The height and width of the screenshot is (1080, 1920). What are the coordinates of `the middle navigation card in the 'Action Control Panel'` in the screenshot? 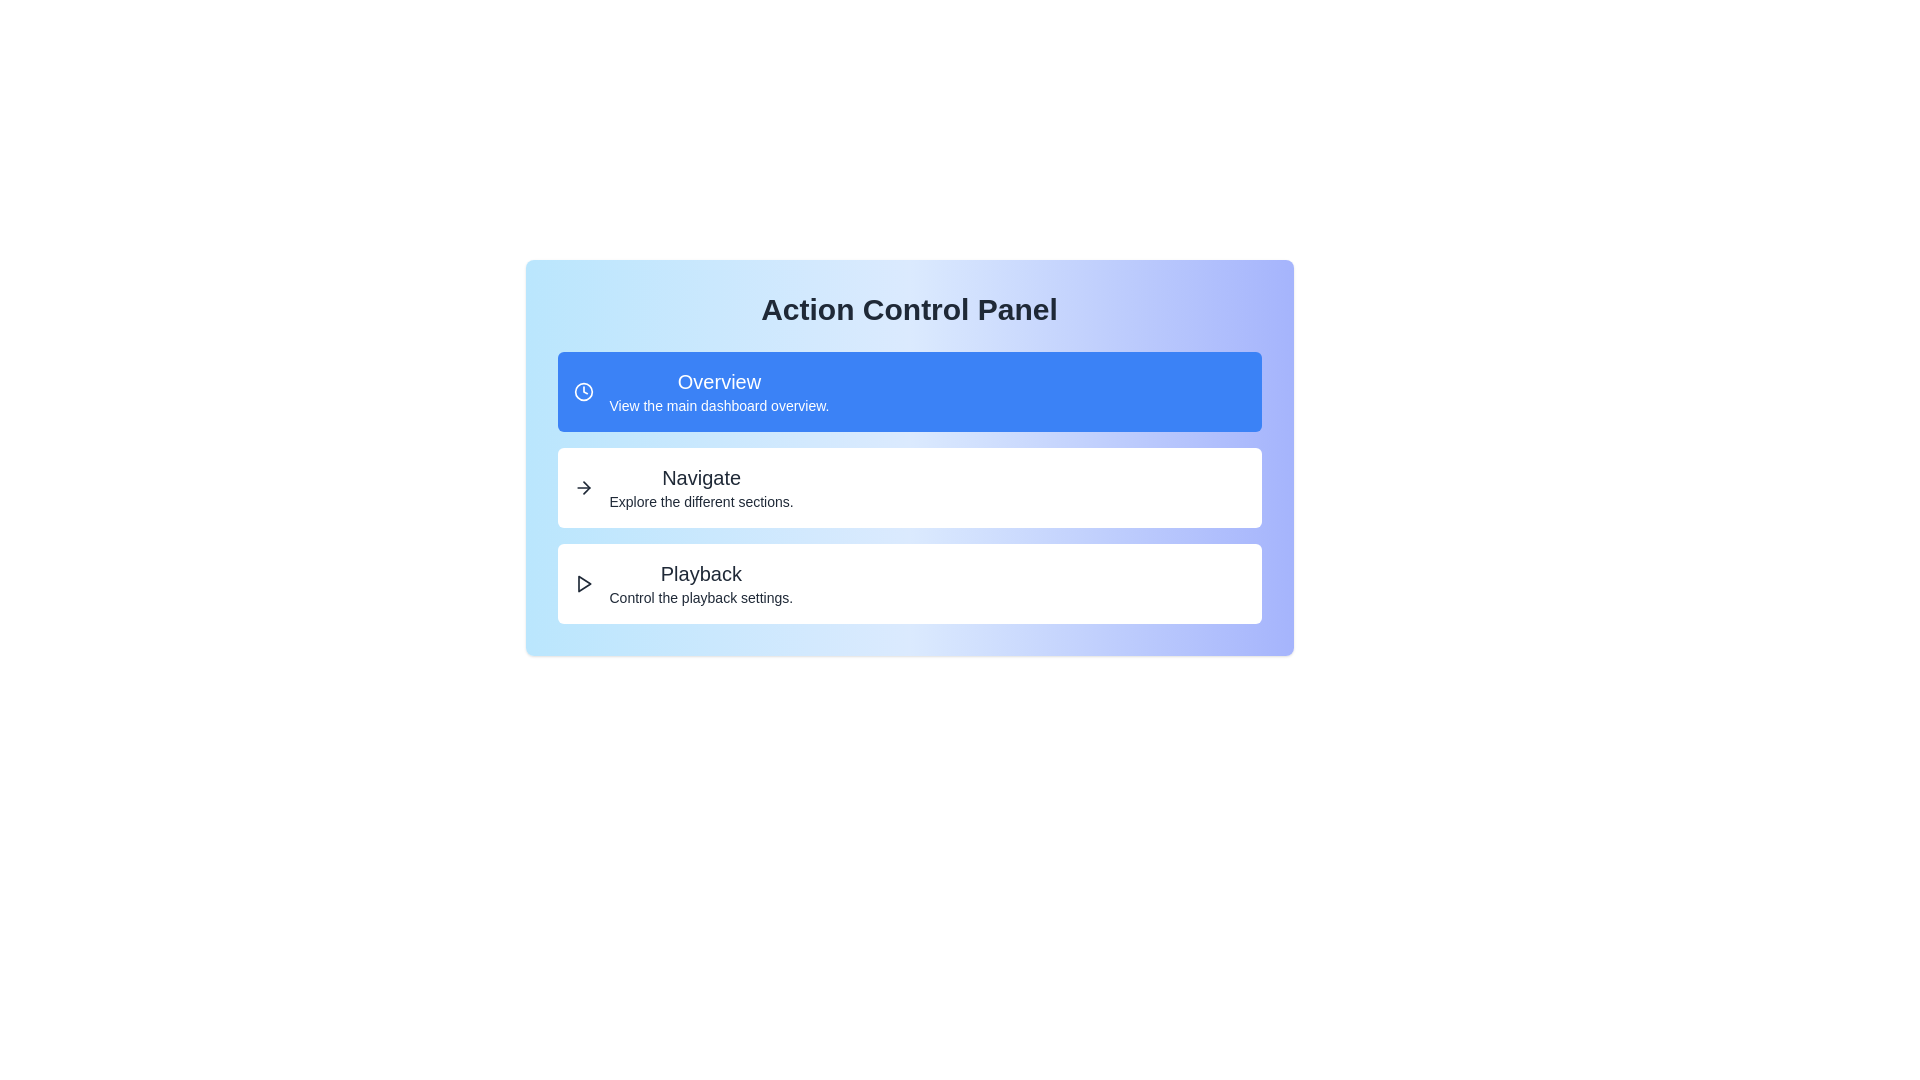 It's located at (908, 458).